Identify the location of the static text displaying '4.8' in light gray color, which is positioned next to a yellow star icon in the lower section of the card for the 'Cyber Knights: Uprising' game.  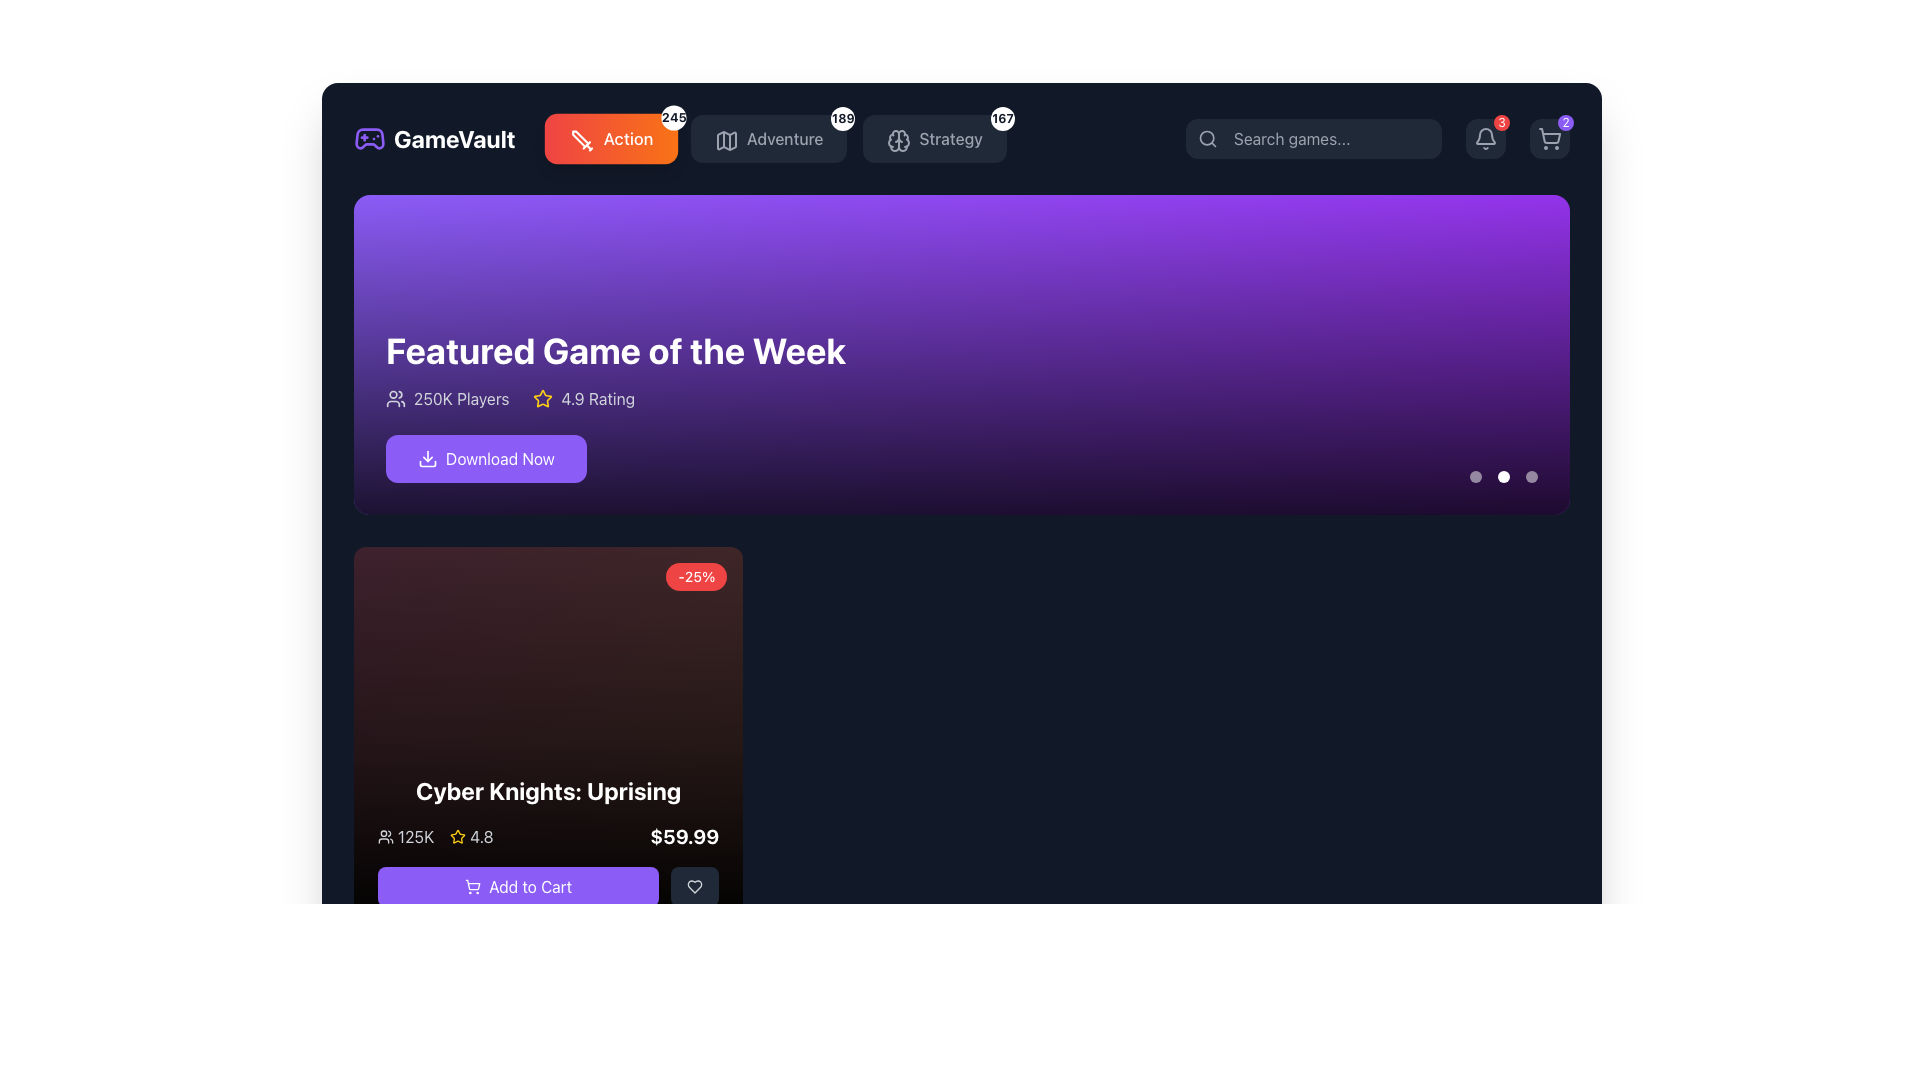
(481, 837).